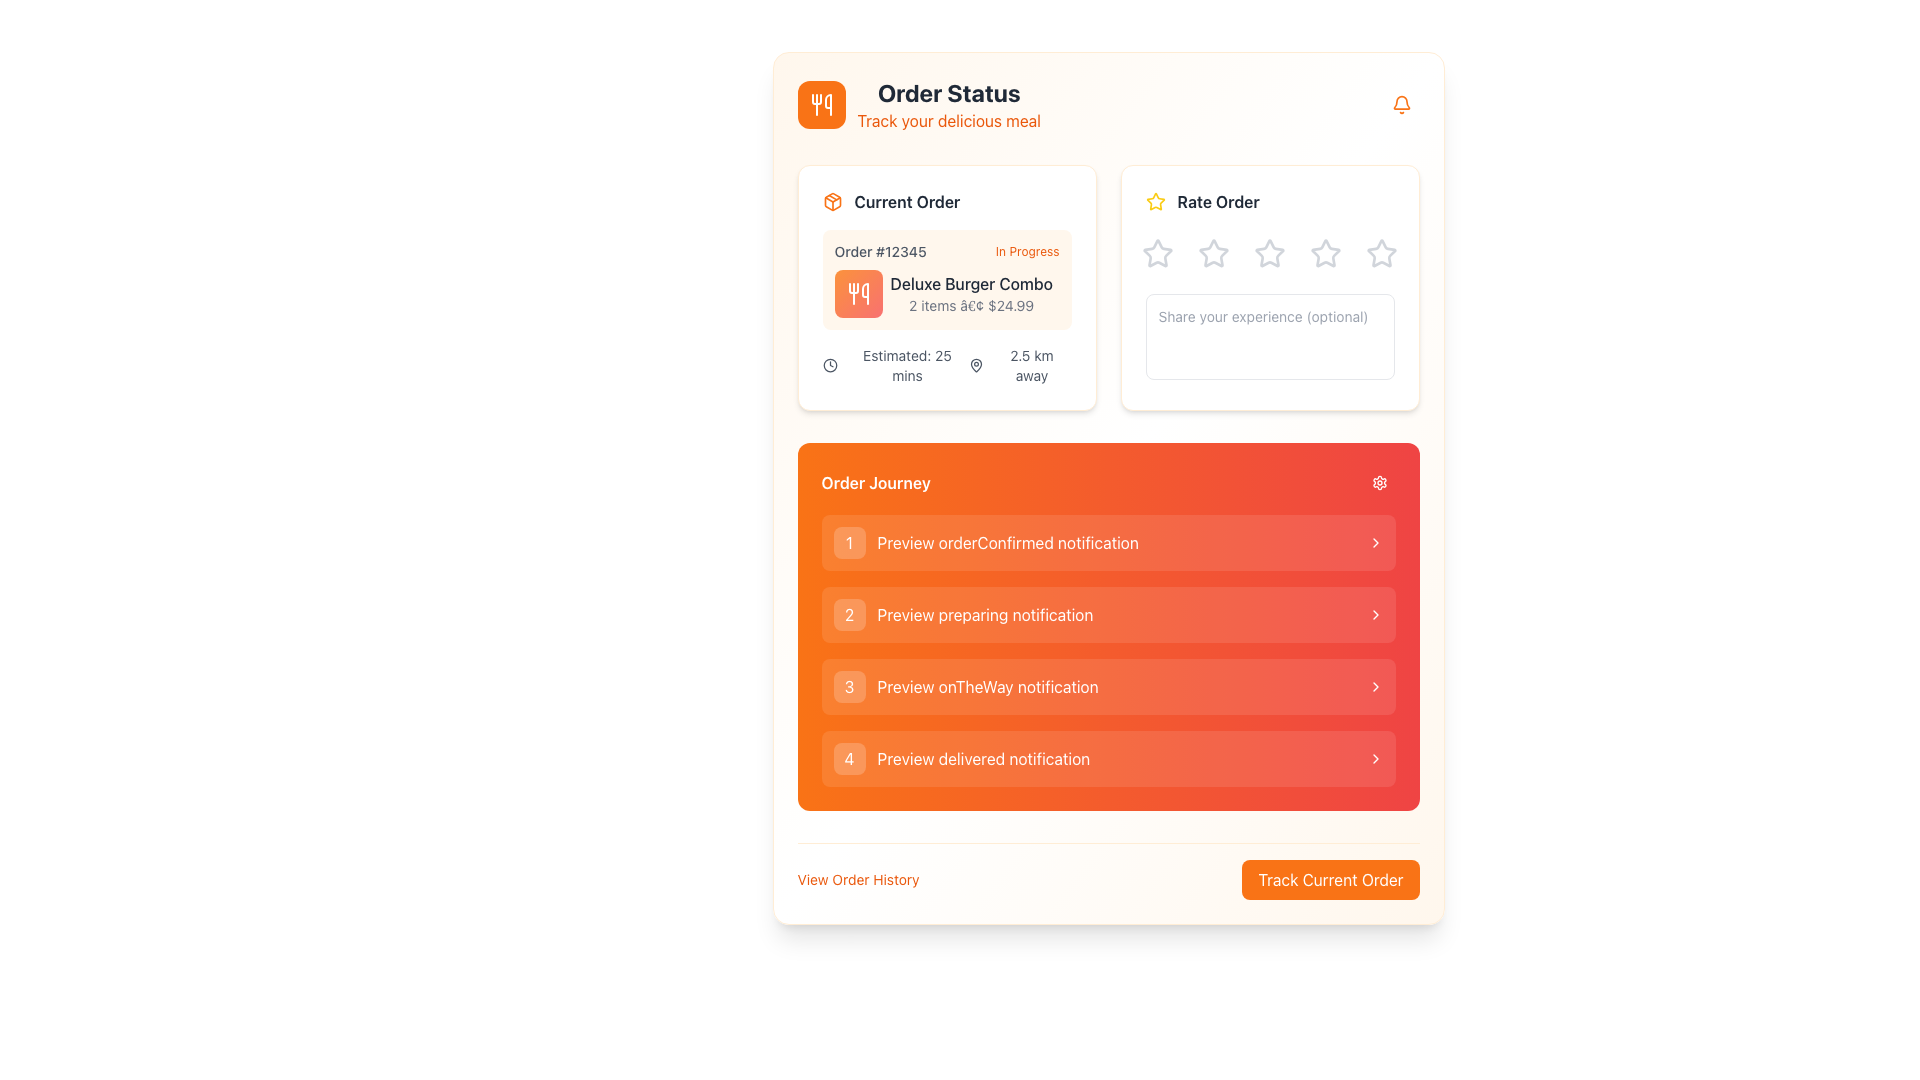 The width and height of the screenshot is (1920, 1080). What do you see at coordinates (945, 293) in the screenshot?
I see `details about the order item displayed as 'Deluxe Burger Combo' along with its quantity and total price, located in the 'Current Order' section of the 'Order Status' interface` at bounding box center [945, 293].